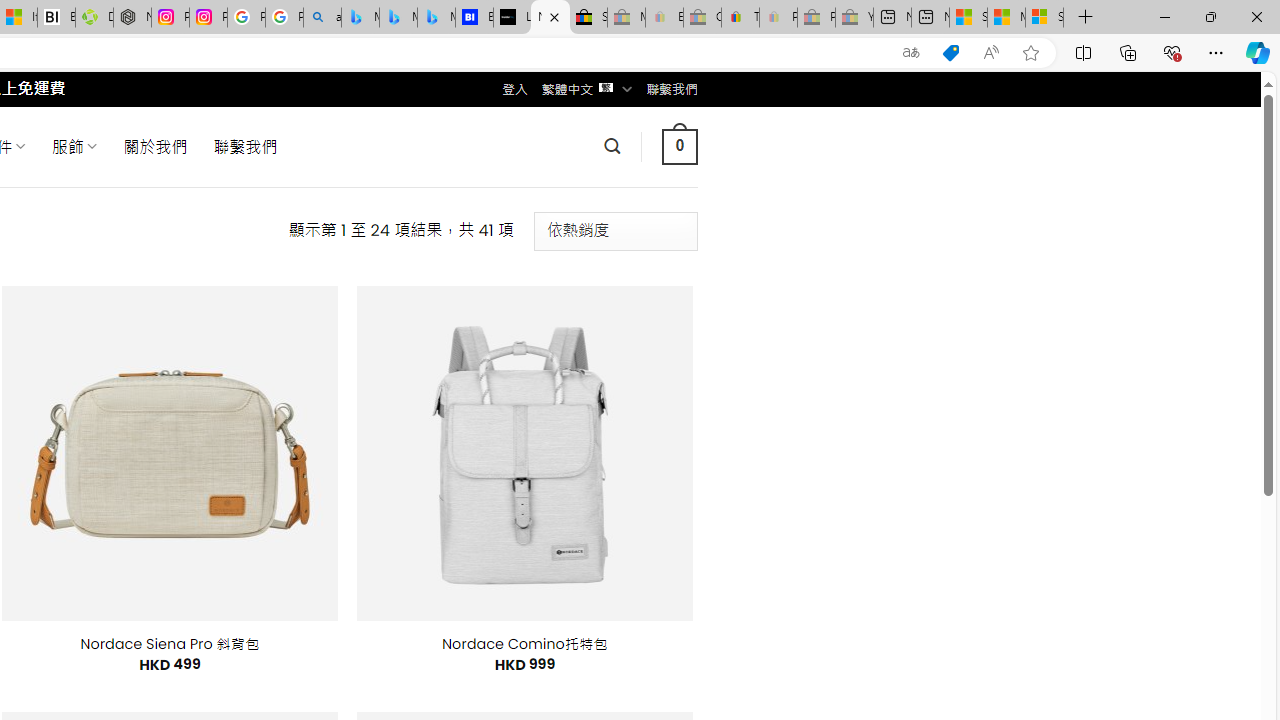 The image size is (1280, 720). I want to click on 'This site has coupons! Shopping in Microsoft Edge', so click(950, 52).